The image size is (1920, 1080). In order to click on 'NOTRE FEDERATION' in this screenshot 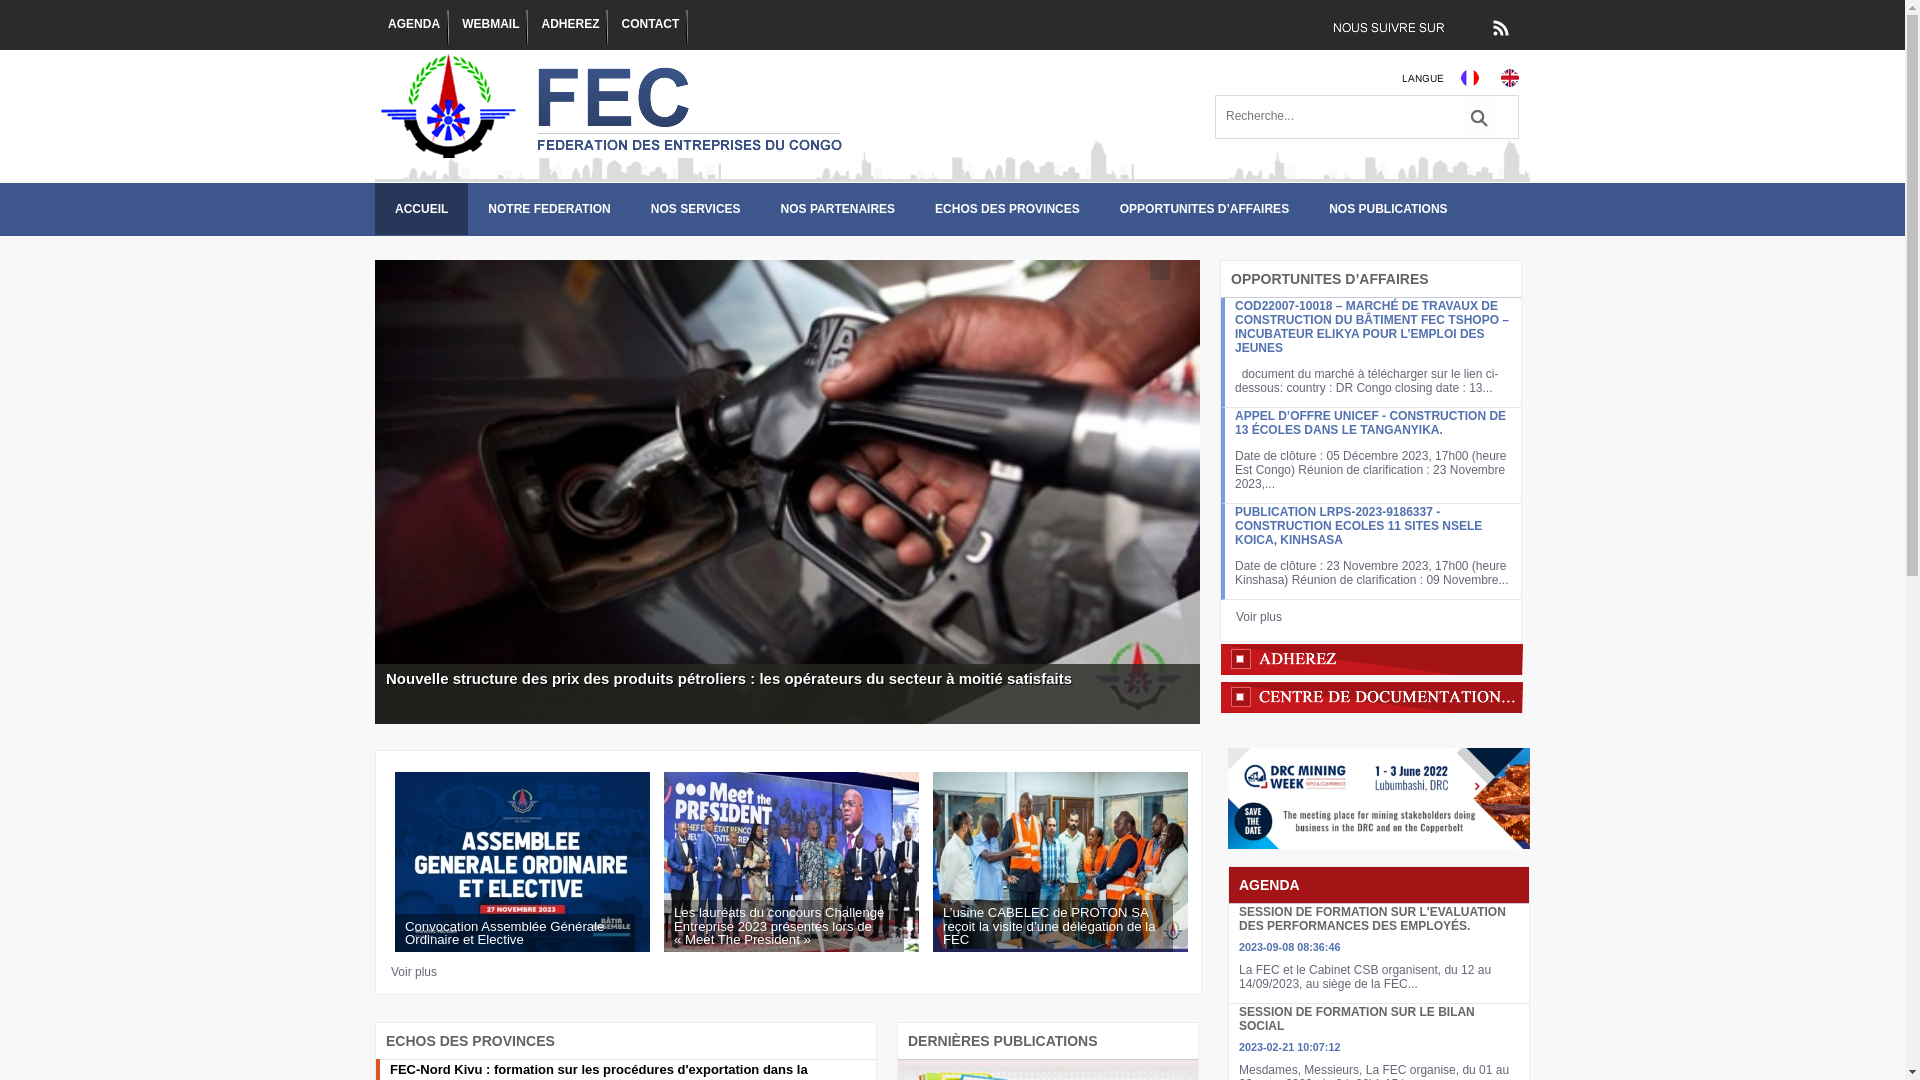, I will do `click(466, 208)`.